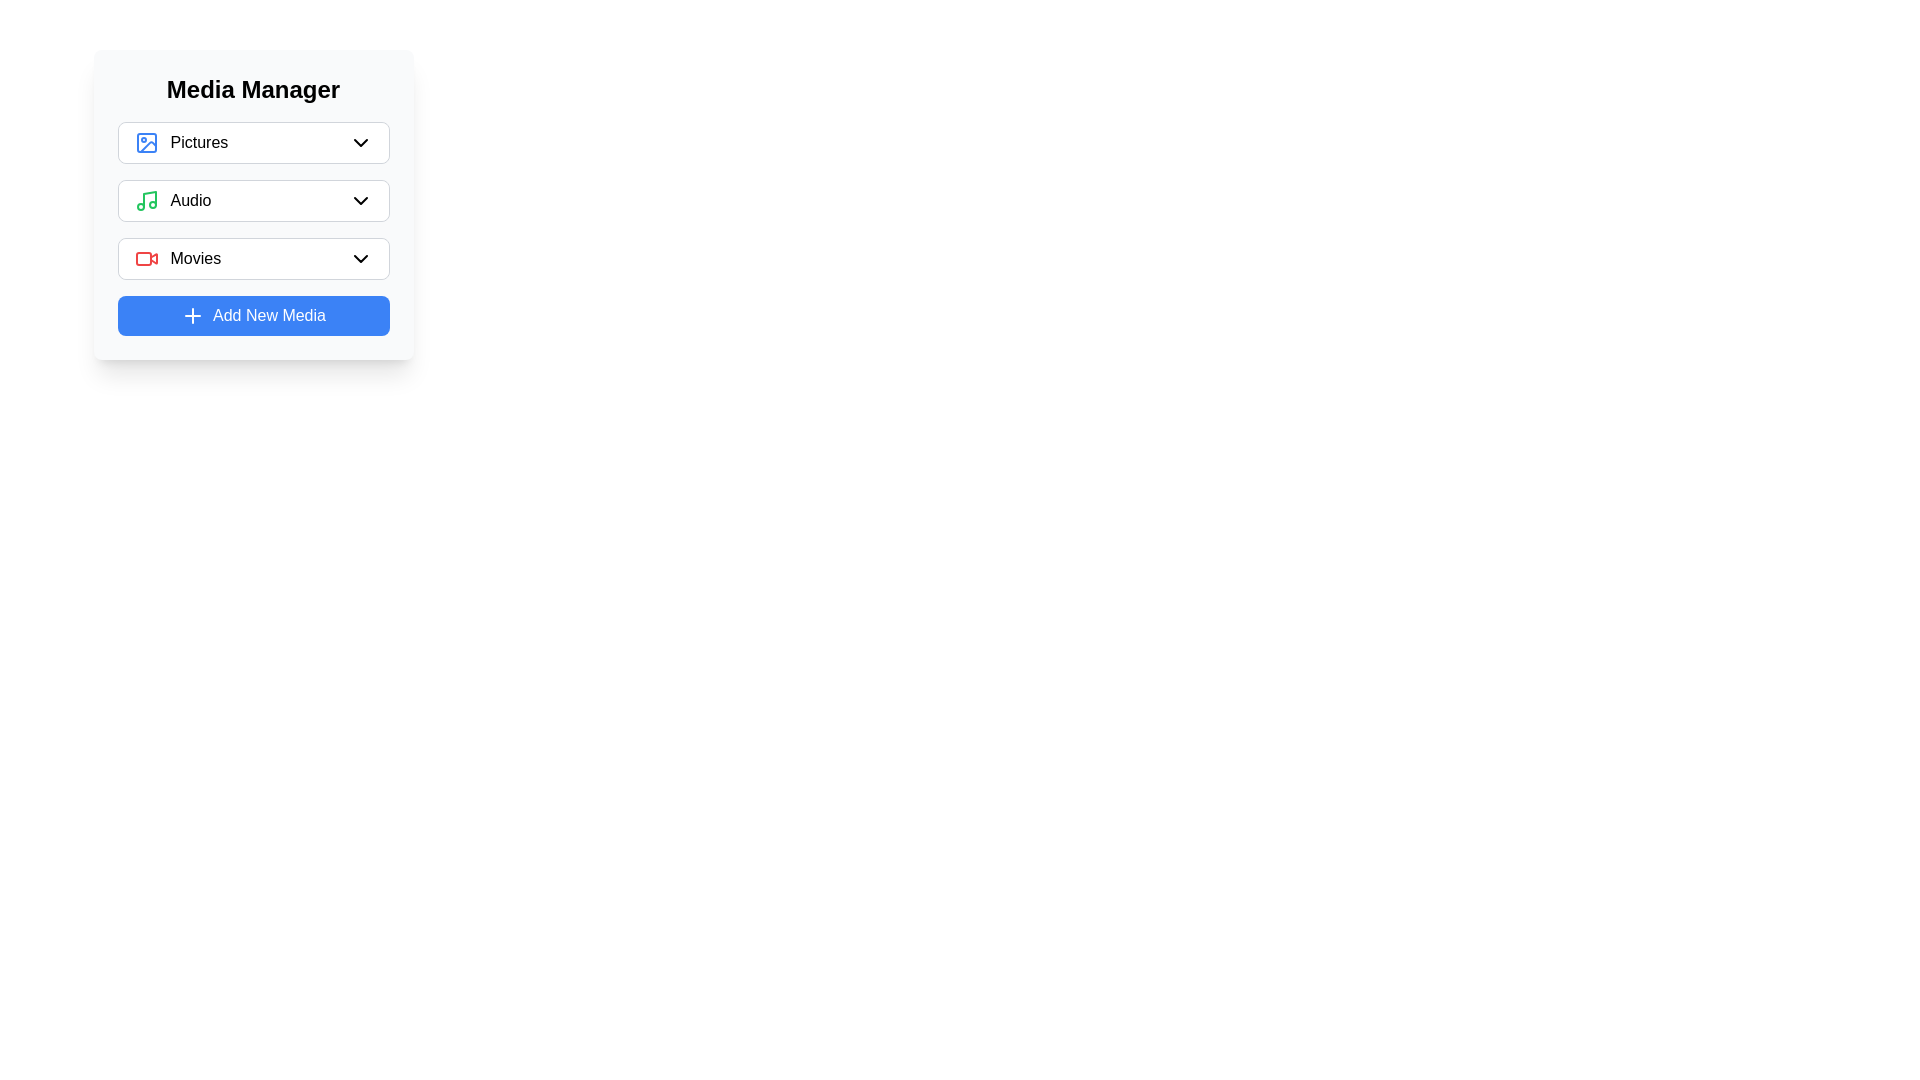 The image size is (1920, 1080). I want to click on the 'Pictures' media category button in the media manager panel, so click(252, 141).